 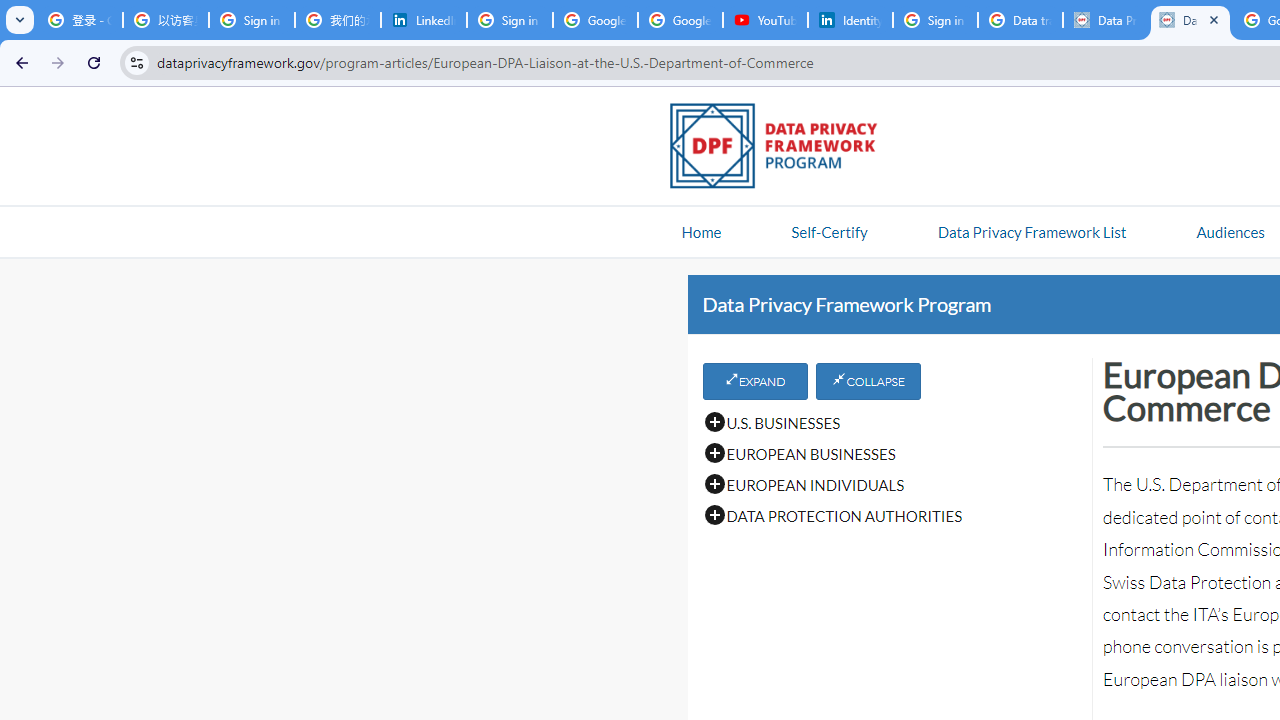 What do you see at coordinates (701, 230) in the screenshot?
I see `'Home'` at bounding box center [701, 230].